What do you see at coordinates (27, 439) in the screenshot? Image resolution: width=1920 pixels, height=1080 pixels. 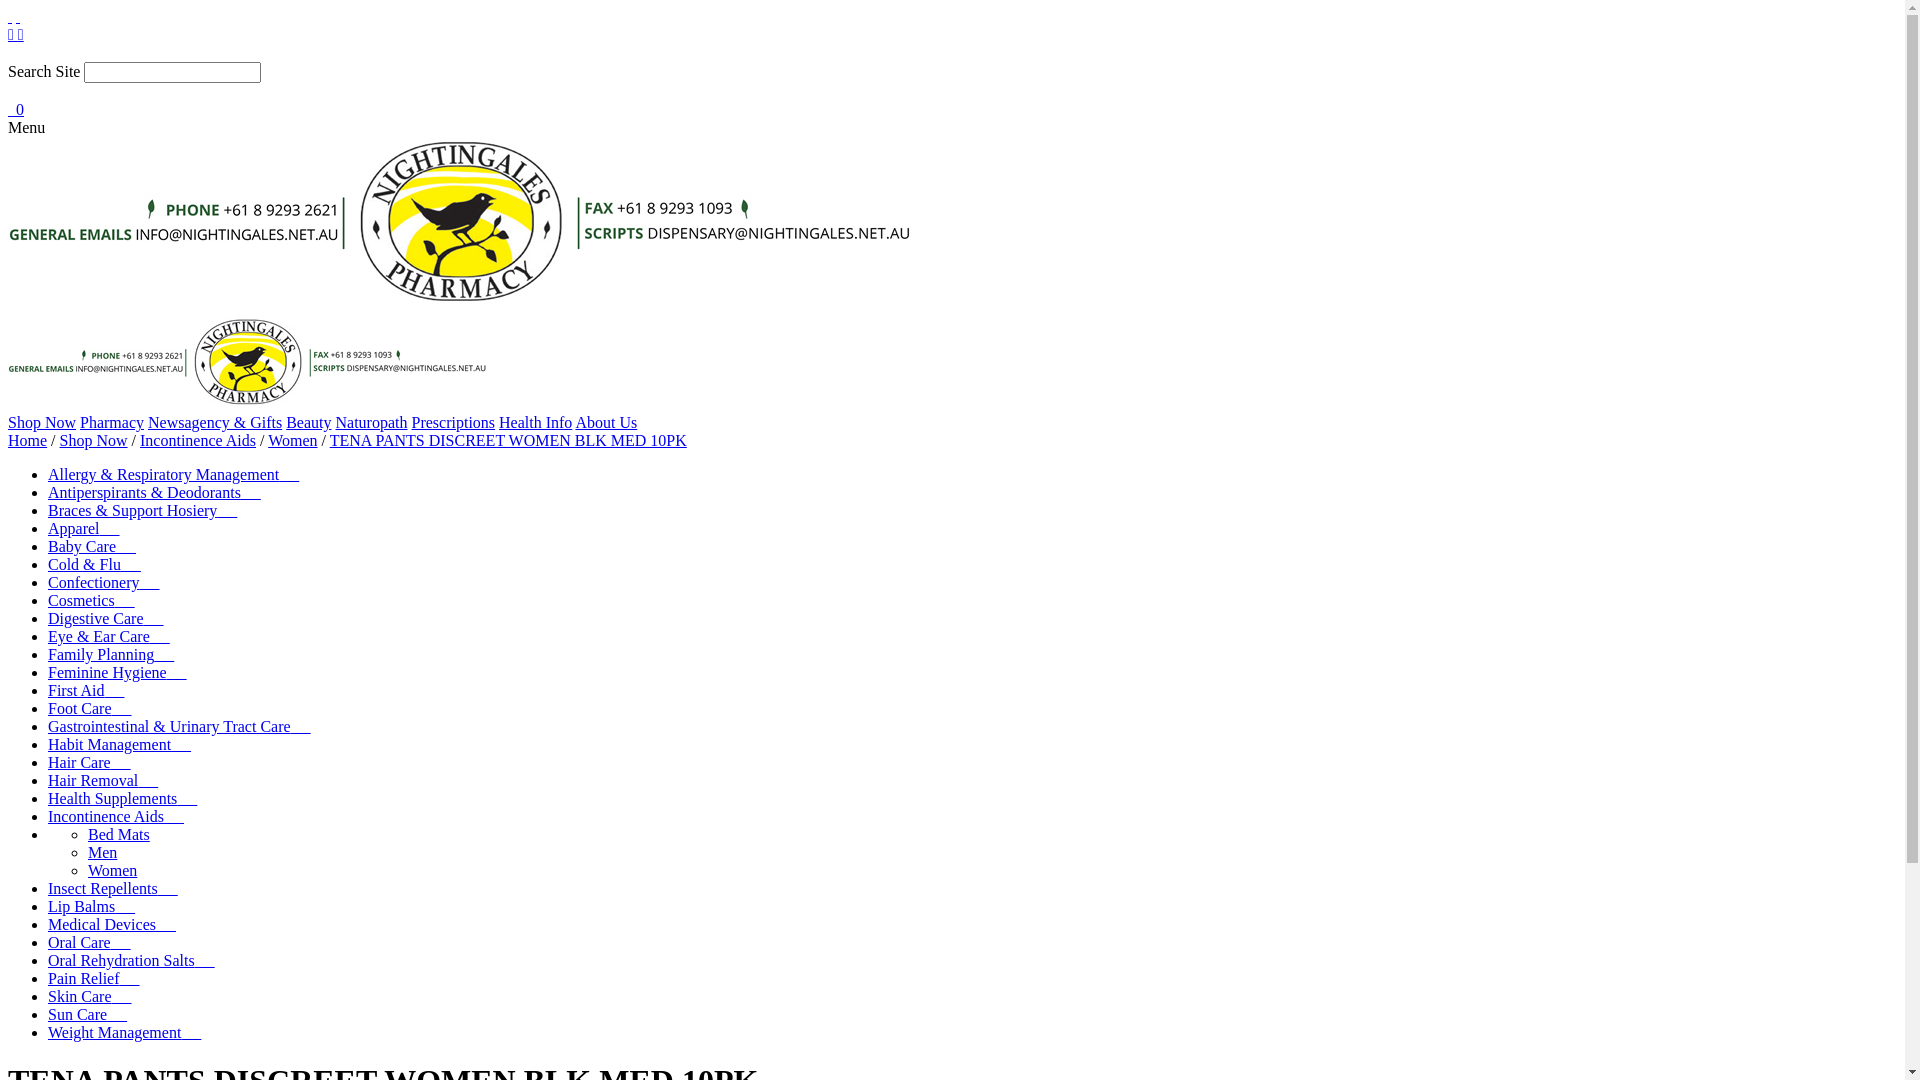 I see `'Home'` at bounding box center [27, 439].